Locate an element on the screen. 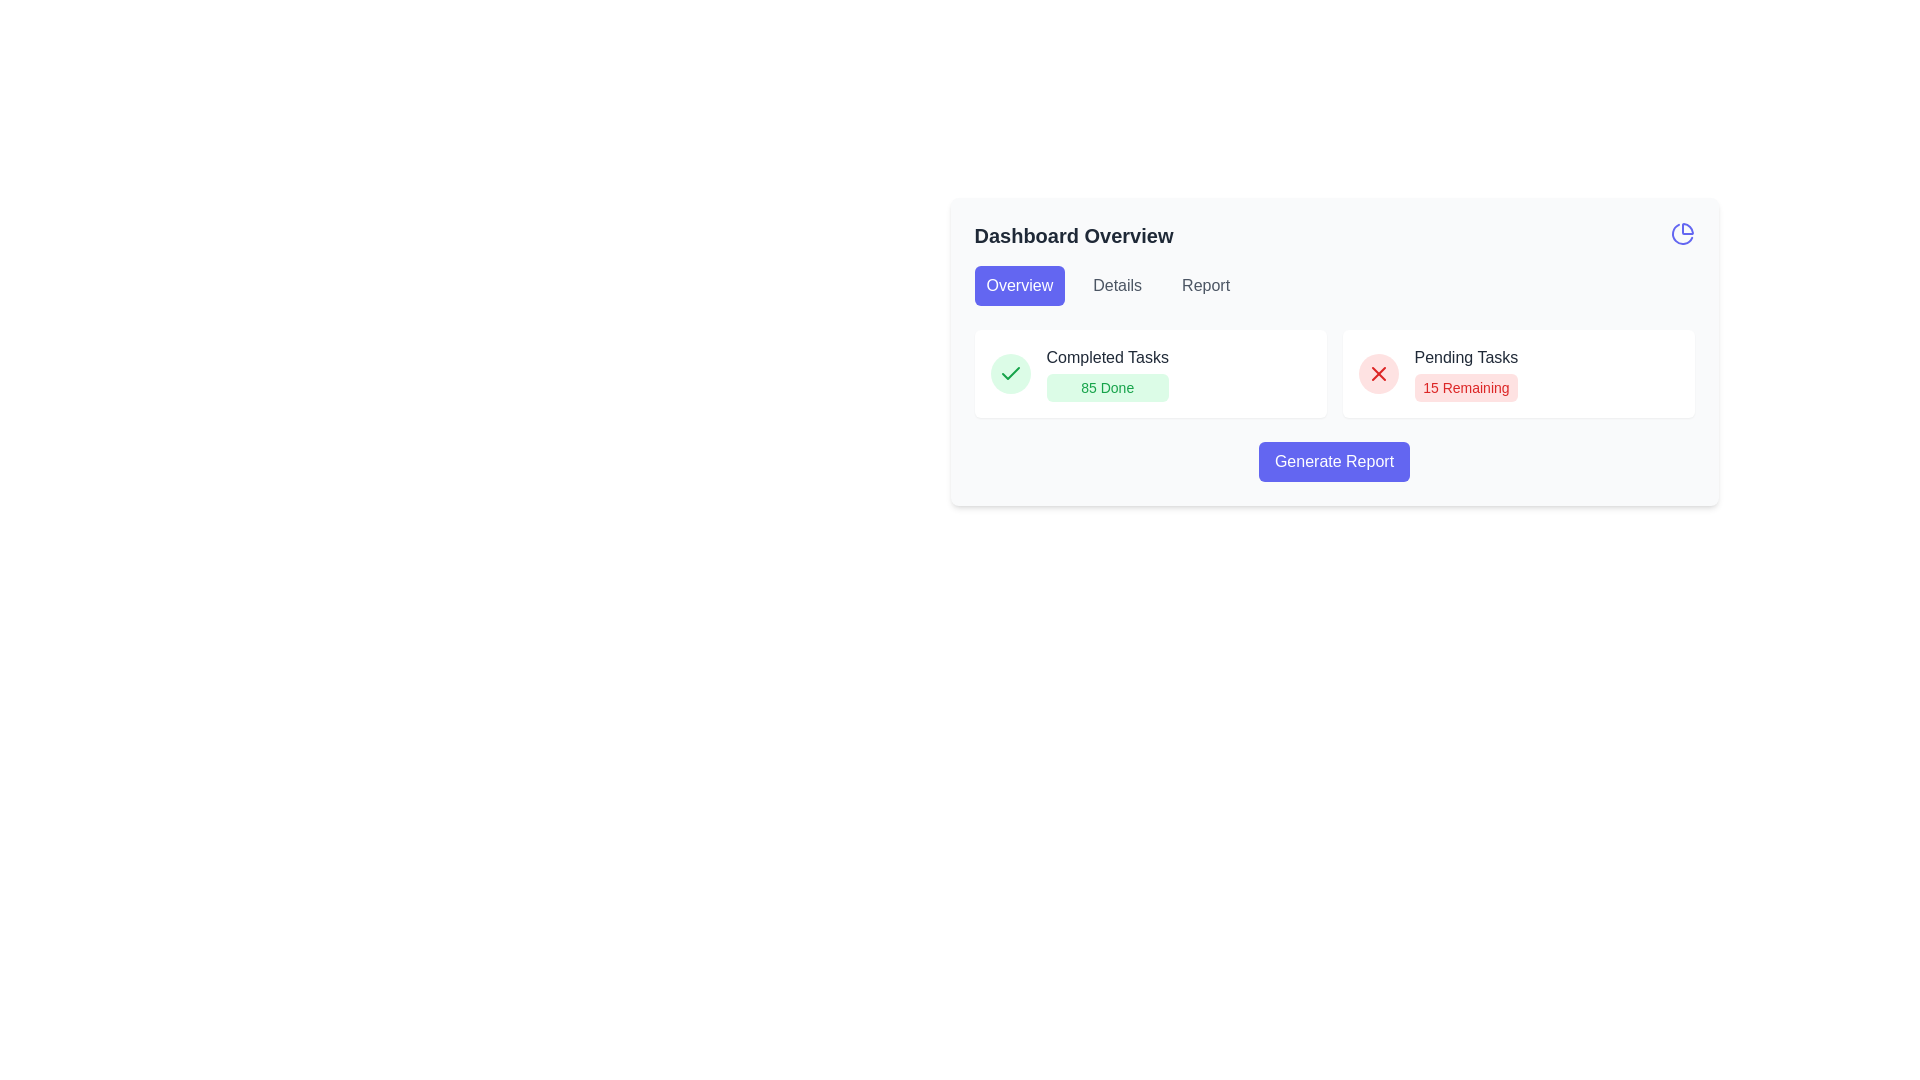 This screenshot has height=1080, width=1920. the purple outlined 'X' shaped icon in the top-right corner of the 'Pending Tasks' card is located at coordinates (1377, 374).